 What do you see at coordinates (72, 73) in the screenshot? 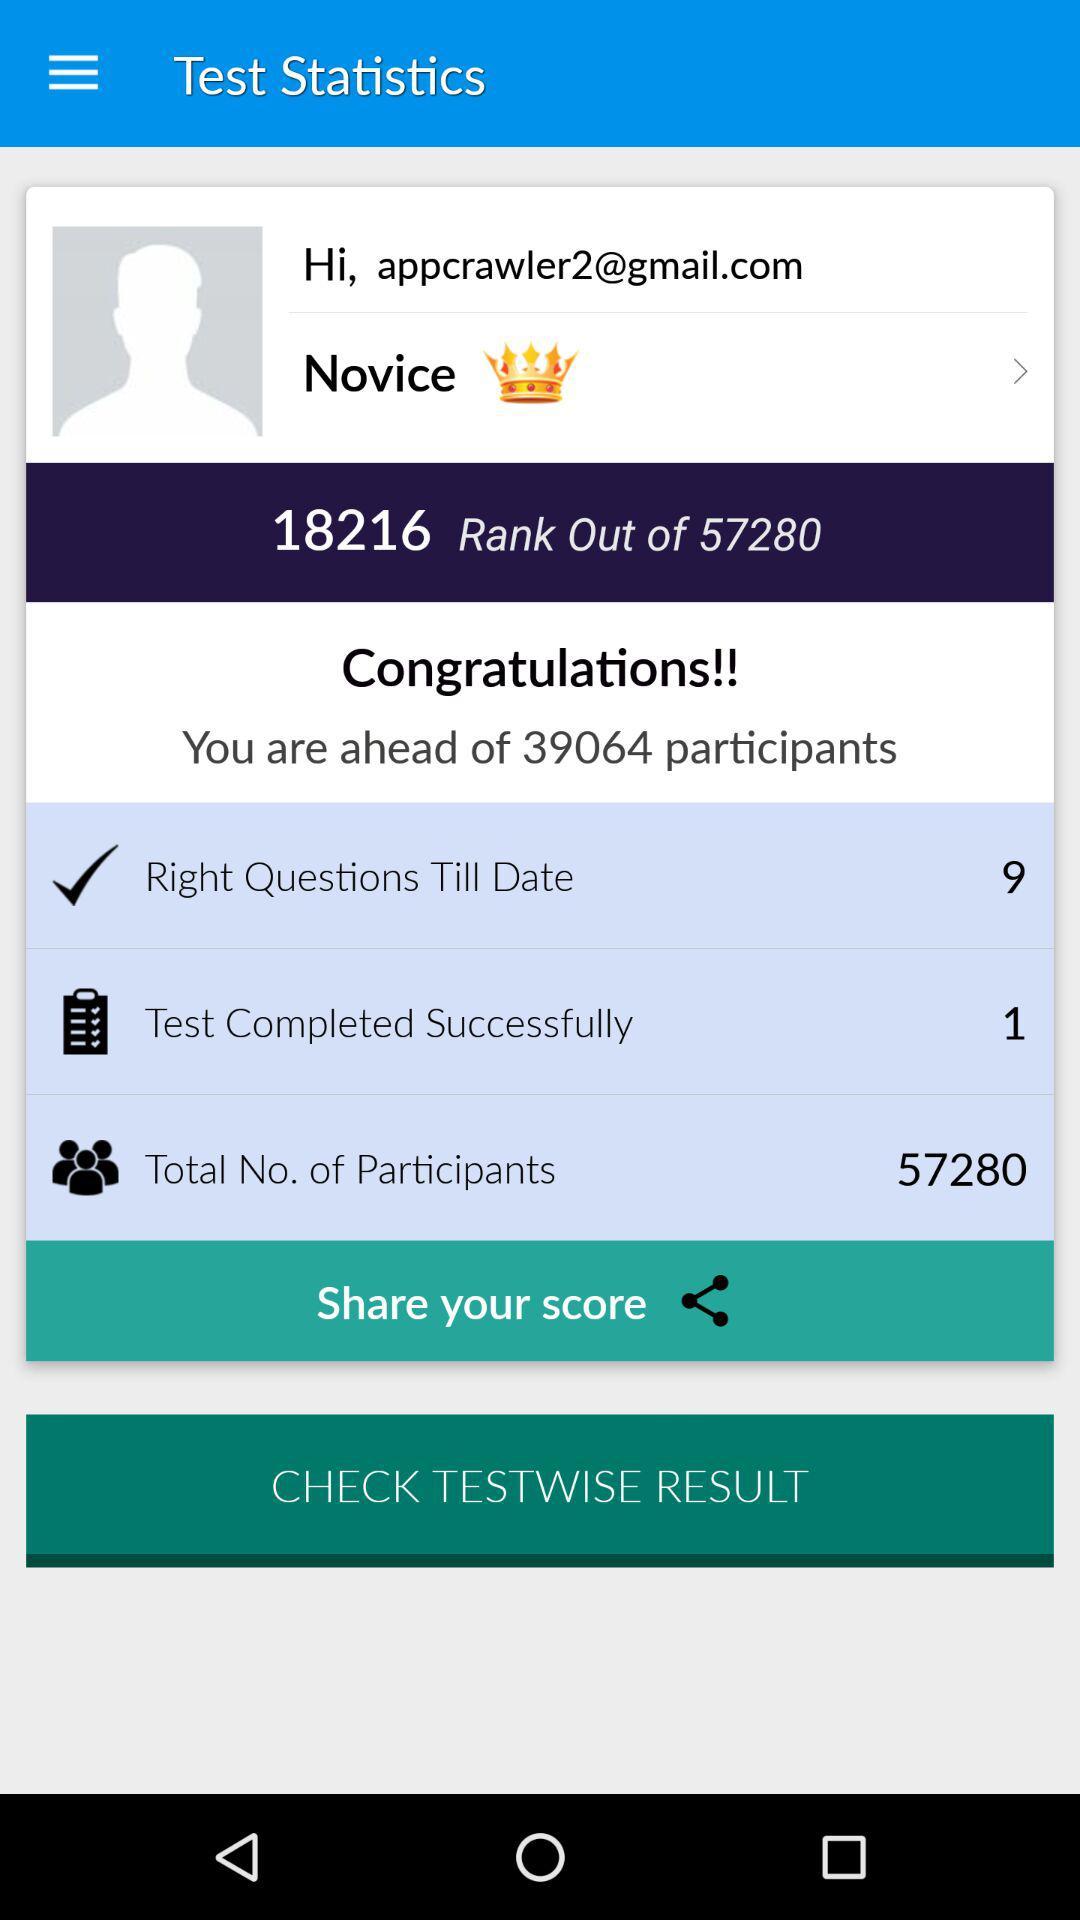
I see `item next to test statistics` at bounding box center [72, 73].